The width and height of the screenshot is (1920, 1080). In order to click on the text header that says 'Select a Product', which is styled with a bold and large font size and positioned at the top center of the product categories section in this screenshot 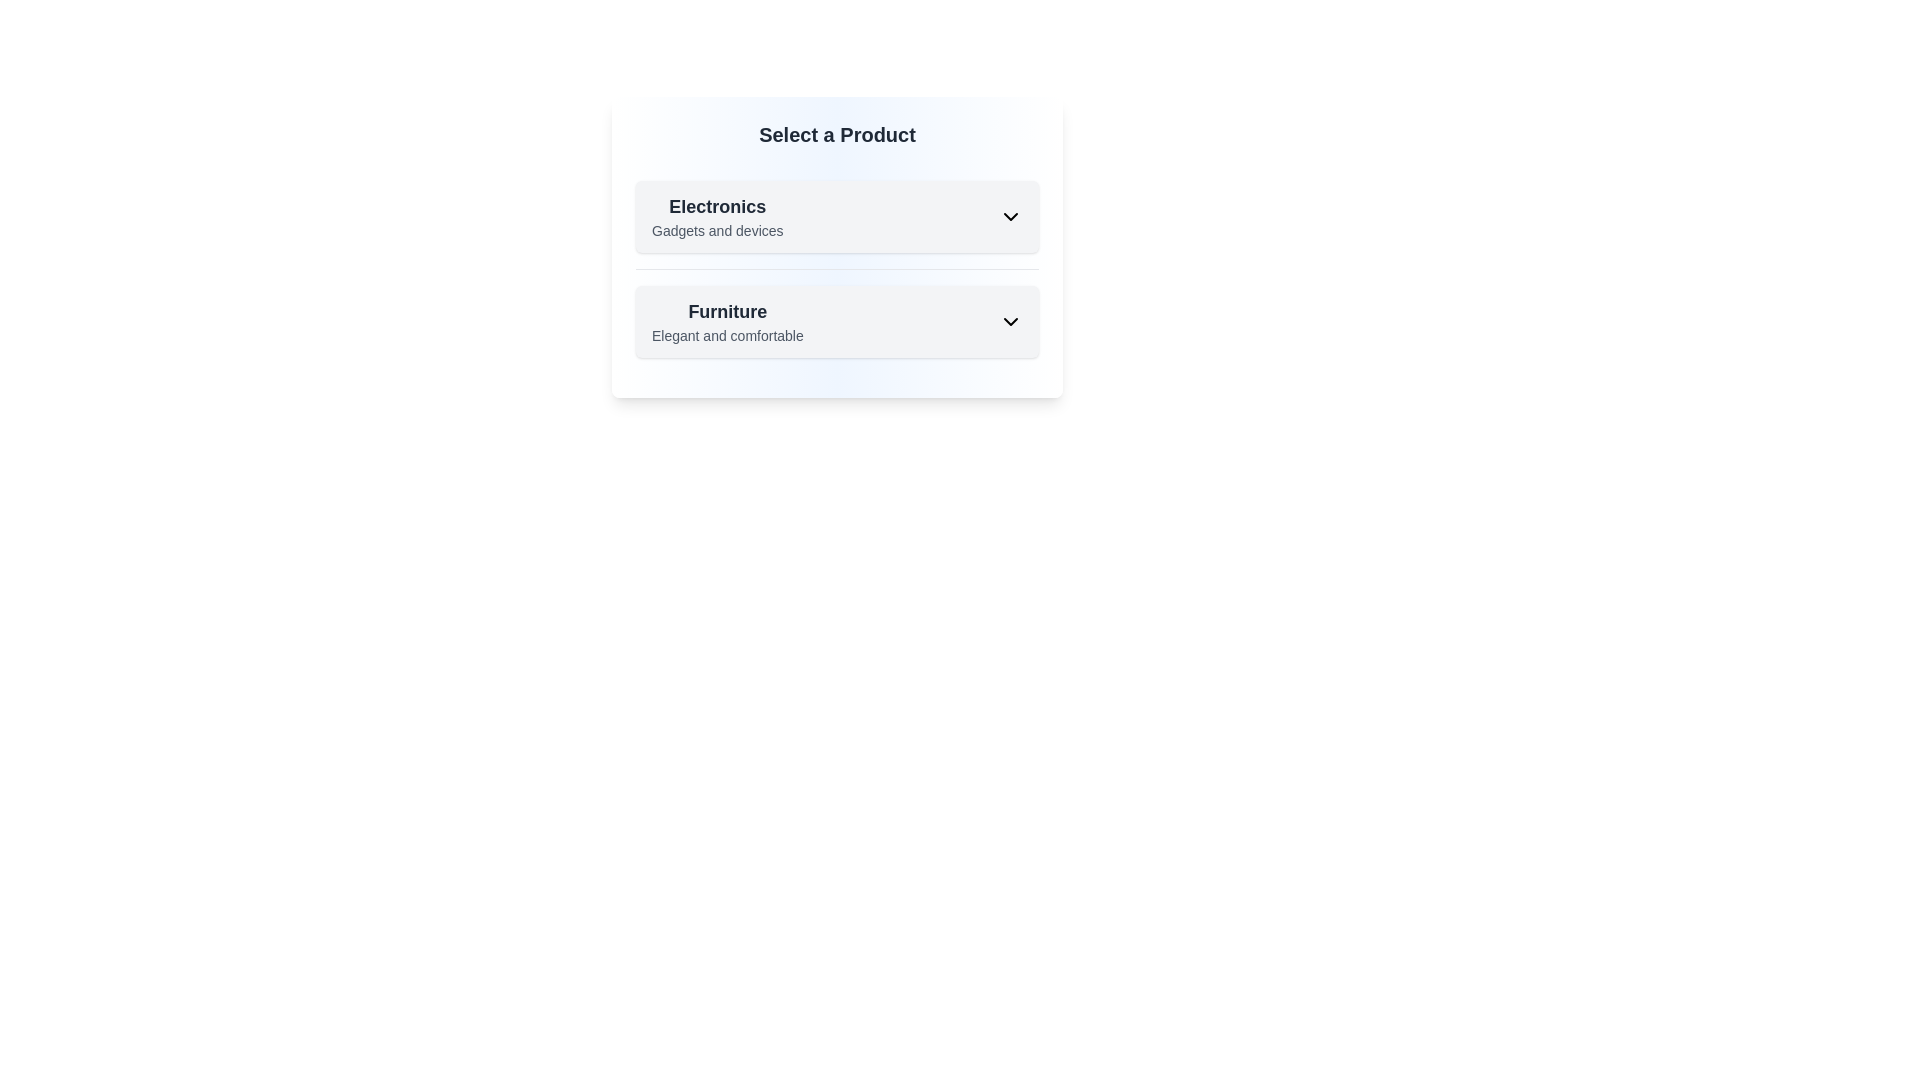, I will do `click(837, 135)`.